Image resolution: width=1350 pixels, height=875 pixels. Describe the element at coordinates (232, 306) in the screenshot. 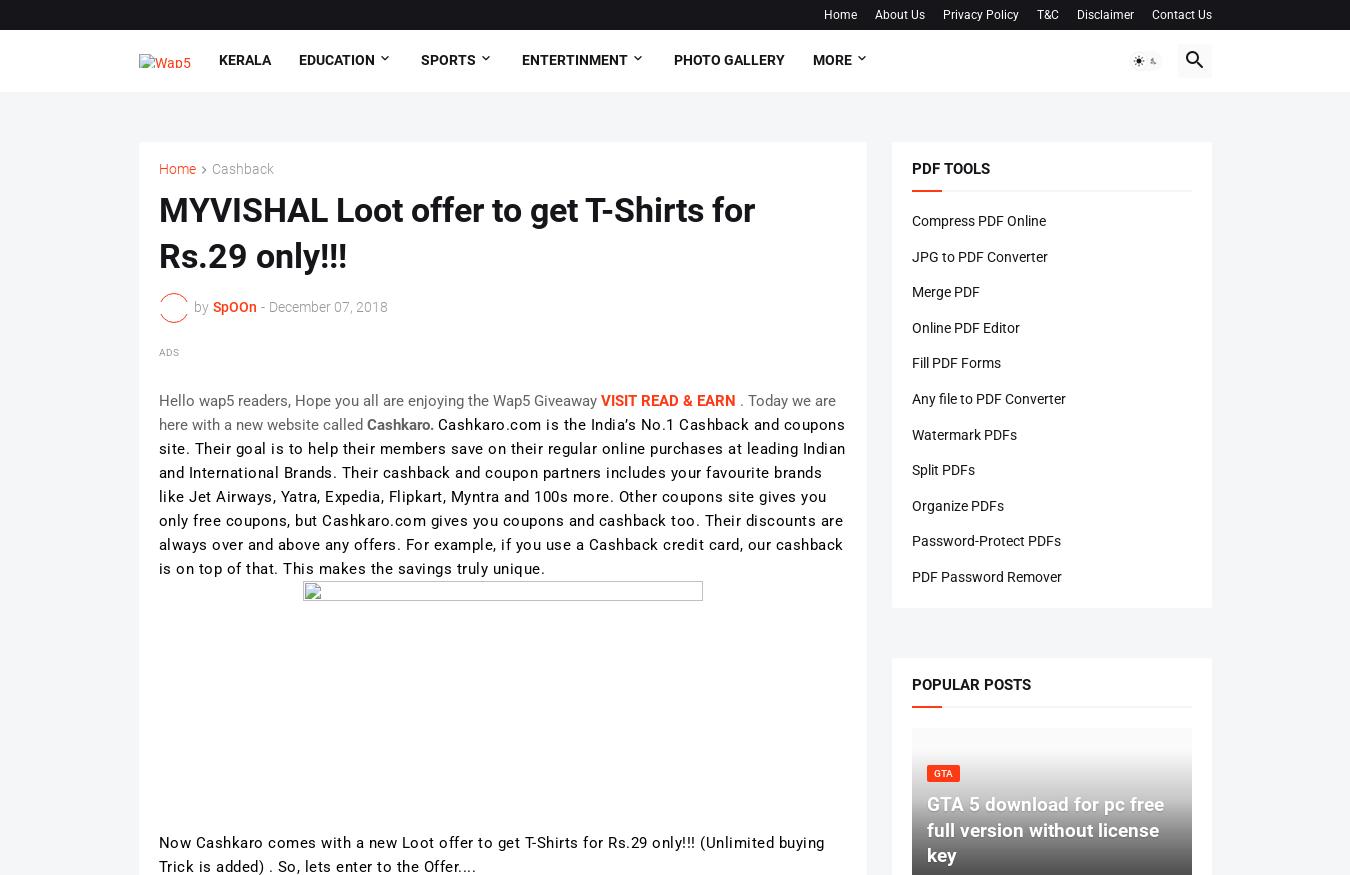

I see `'SpOOn'` at that location.